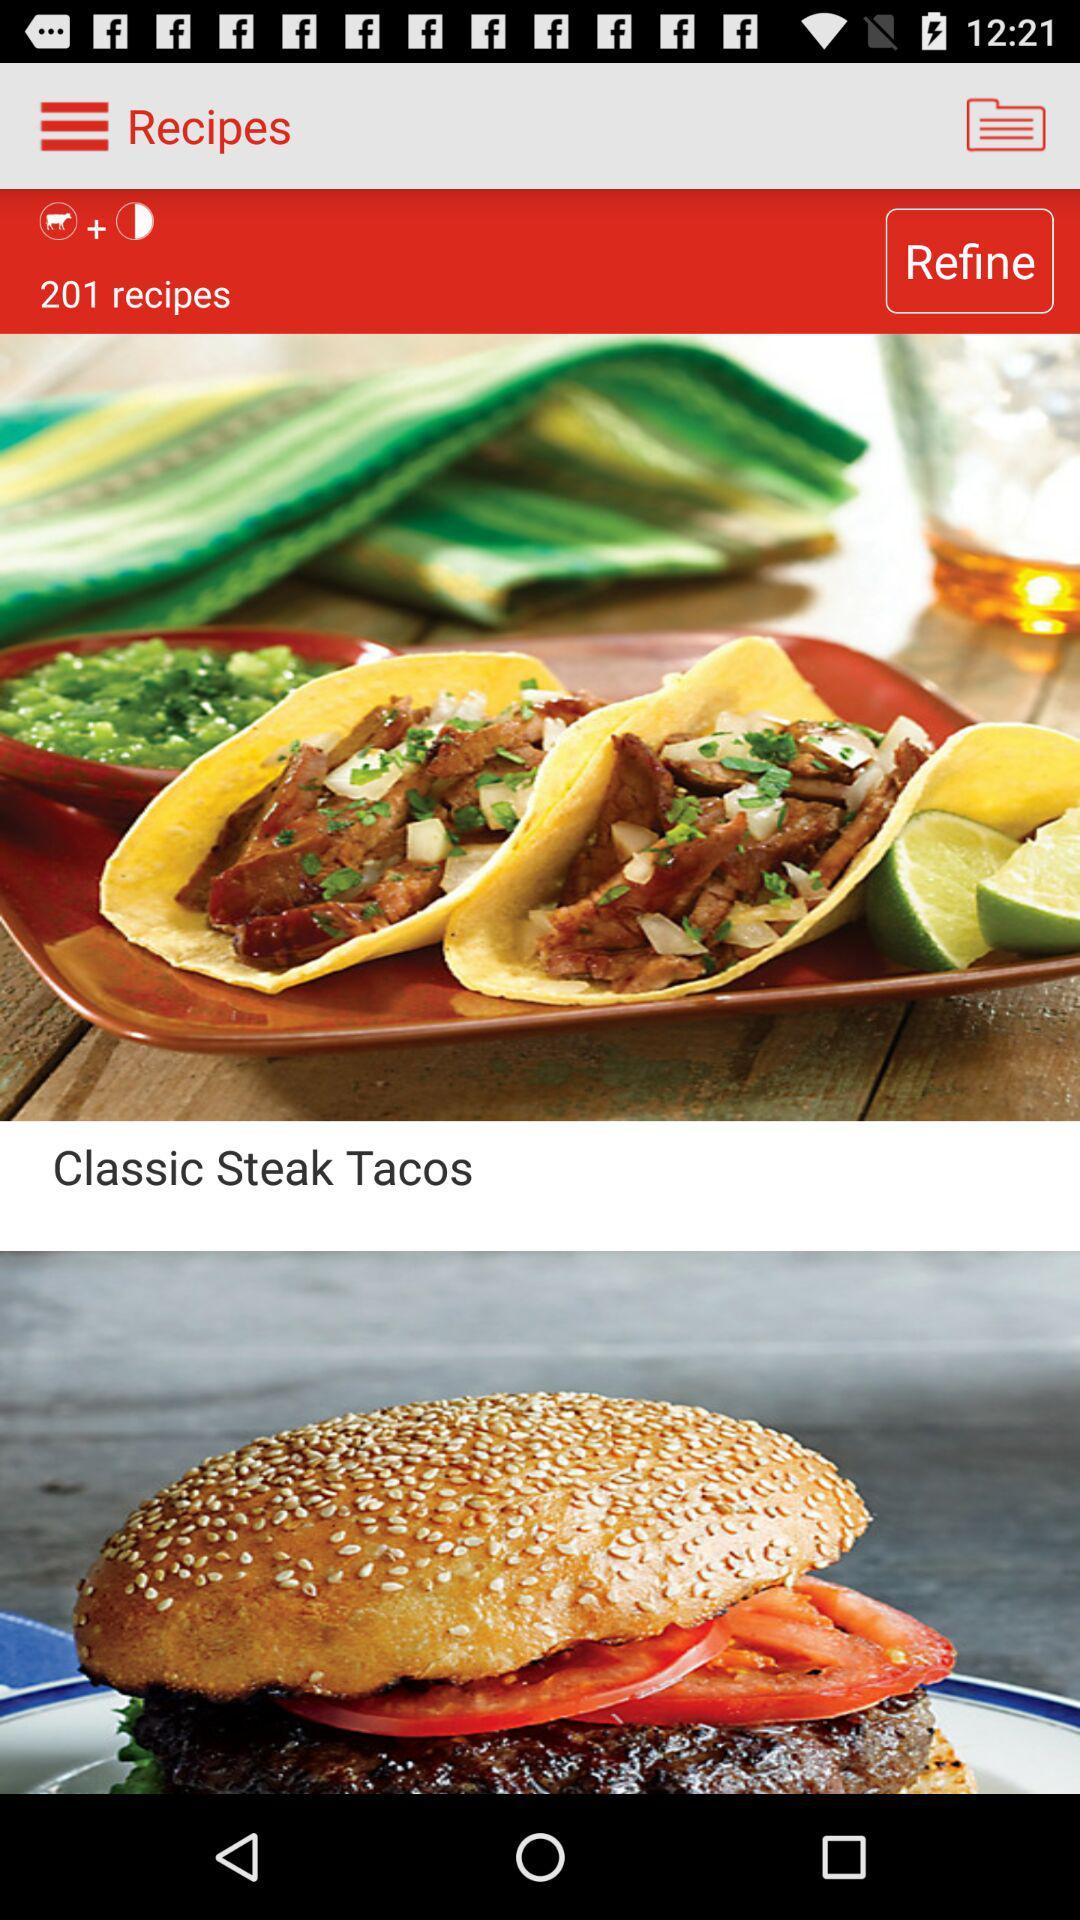 Image resolution: width=1080 pixels, height=1920 pixels. What do you see at coordinates (1006, 124) in the screenshot?
I see `the icon above refine button` at bounding box center [1006, 124].